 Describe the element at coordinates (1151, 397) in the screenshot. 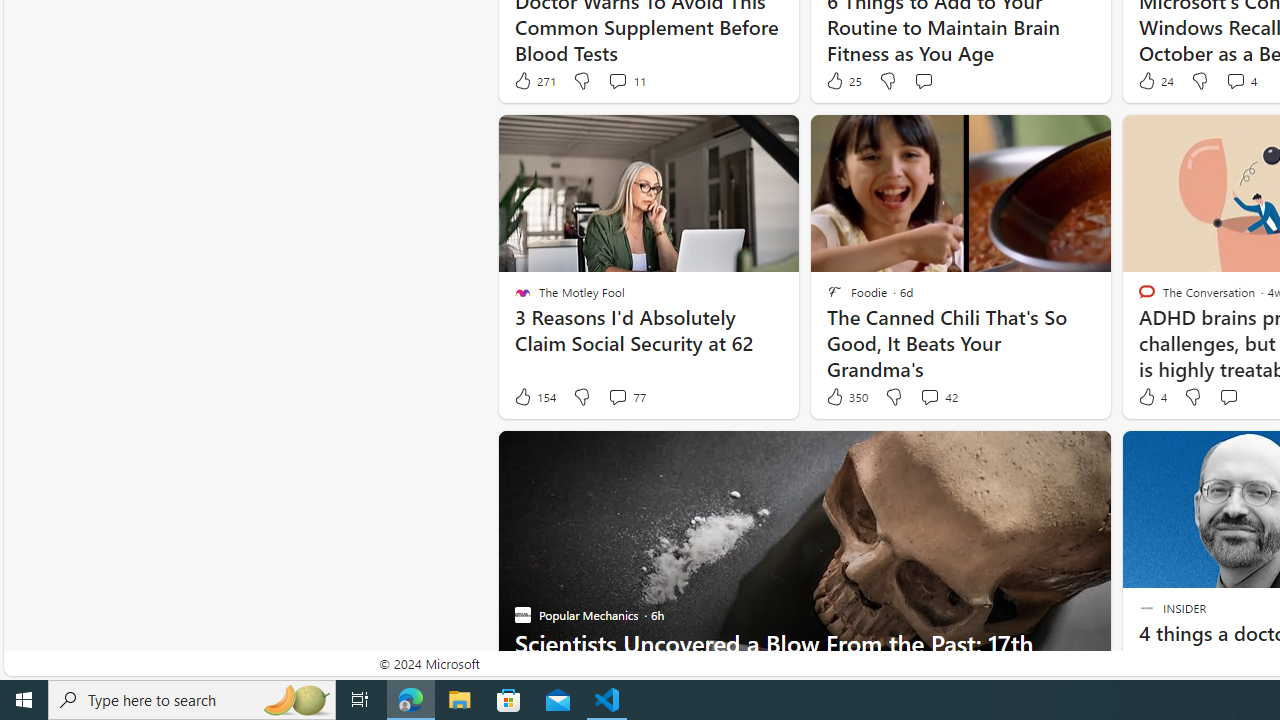

I see `'4 Like'` at that location.